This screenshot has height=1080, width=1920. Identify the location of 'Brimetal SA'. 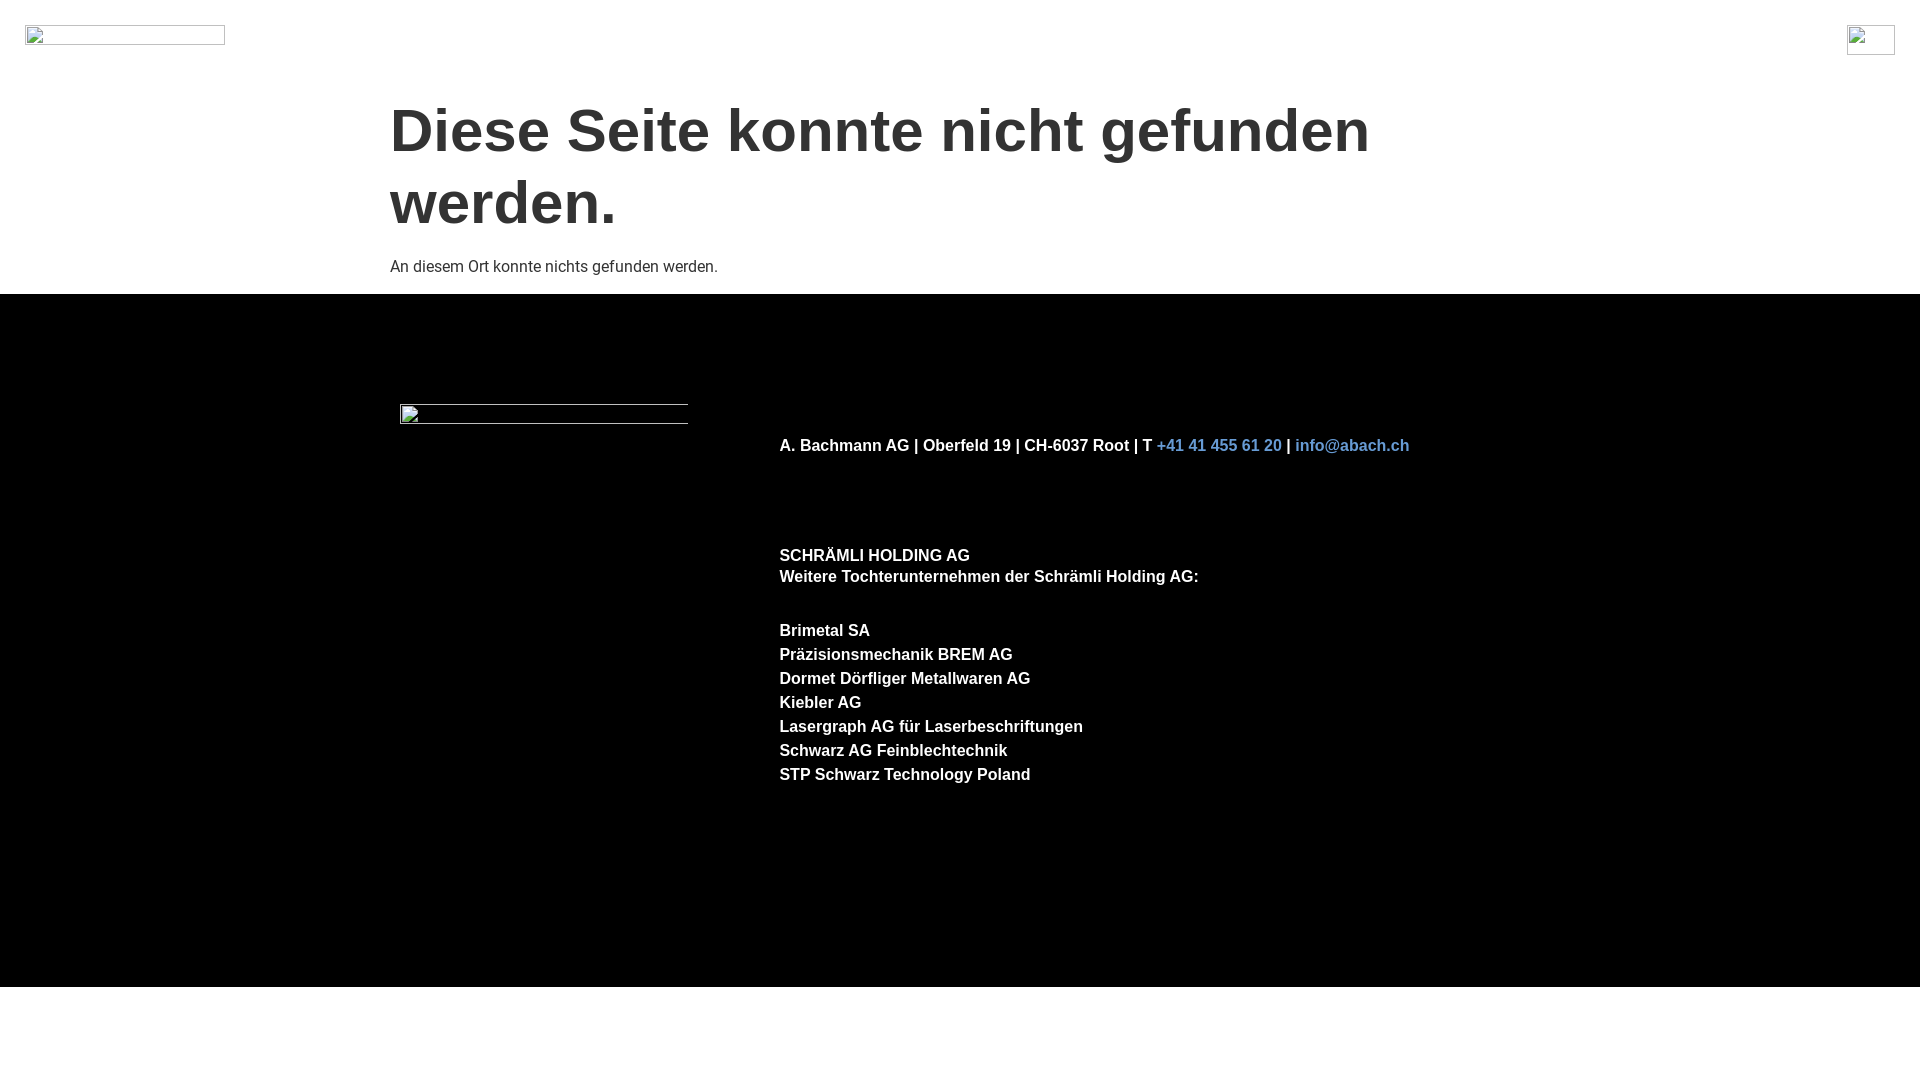
(824, 630).